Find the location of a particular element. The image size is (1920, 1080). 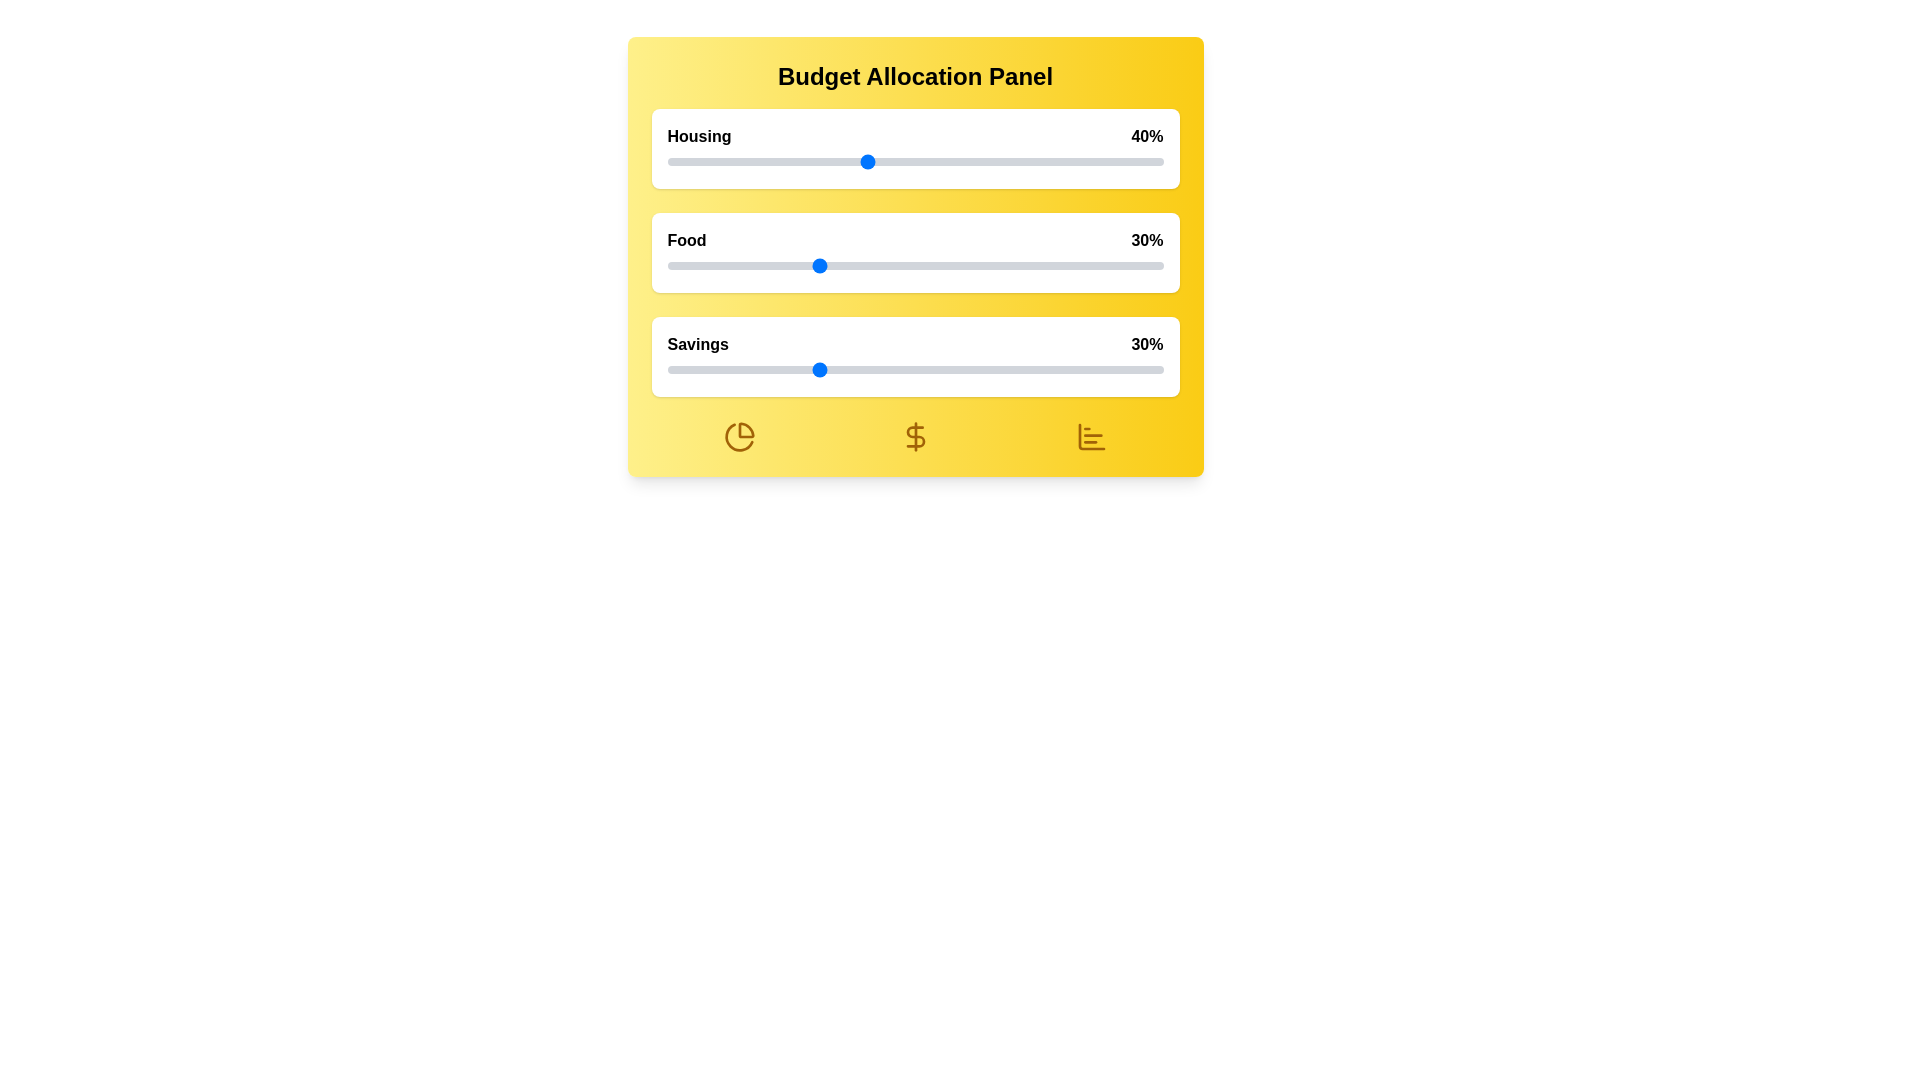

the slider that adjusts the percentage allocation for 'Housing', which currently displays '40%'. It is the first slider located below the text 'Housing 40%' is located at coordinates (914, 161).